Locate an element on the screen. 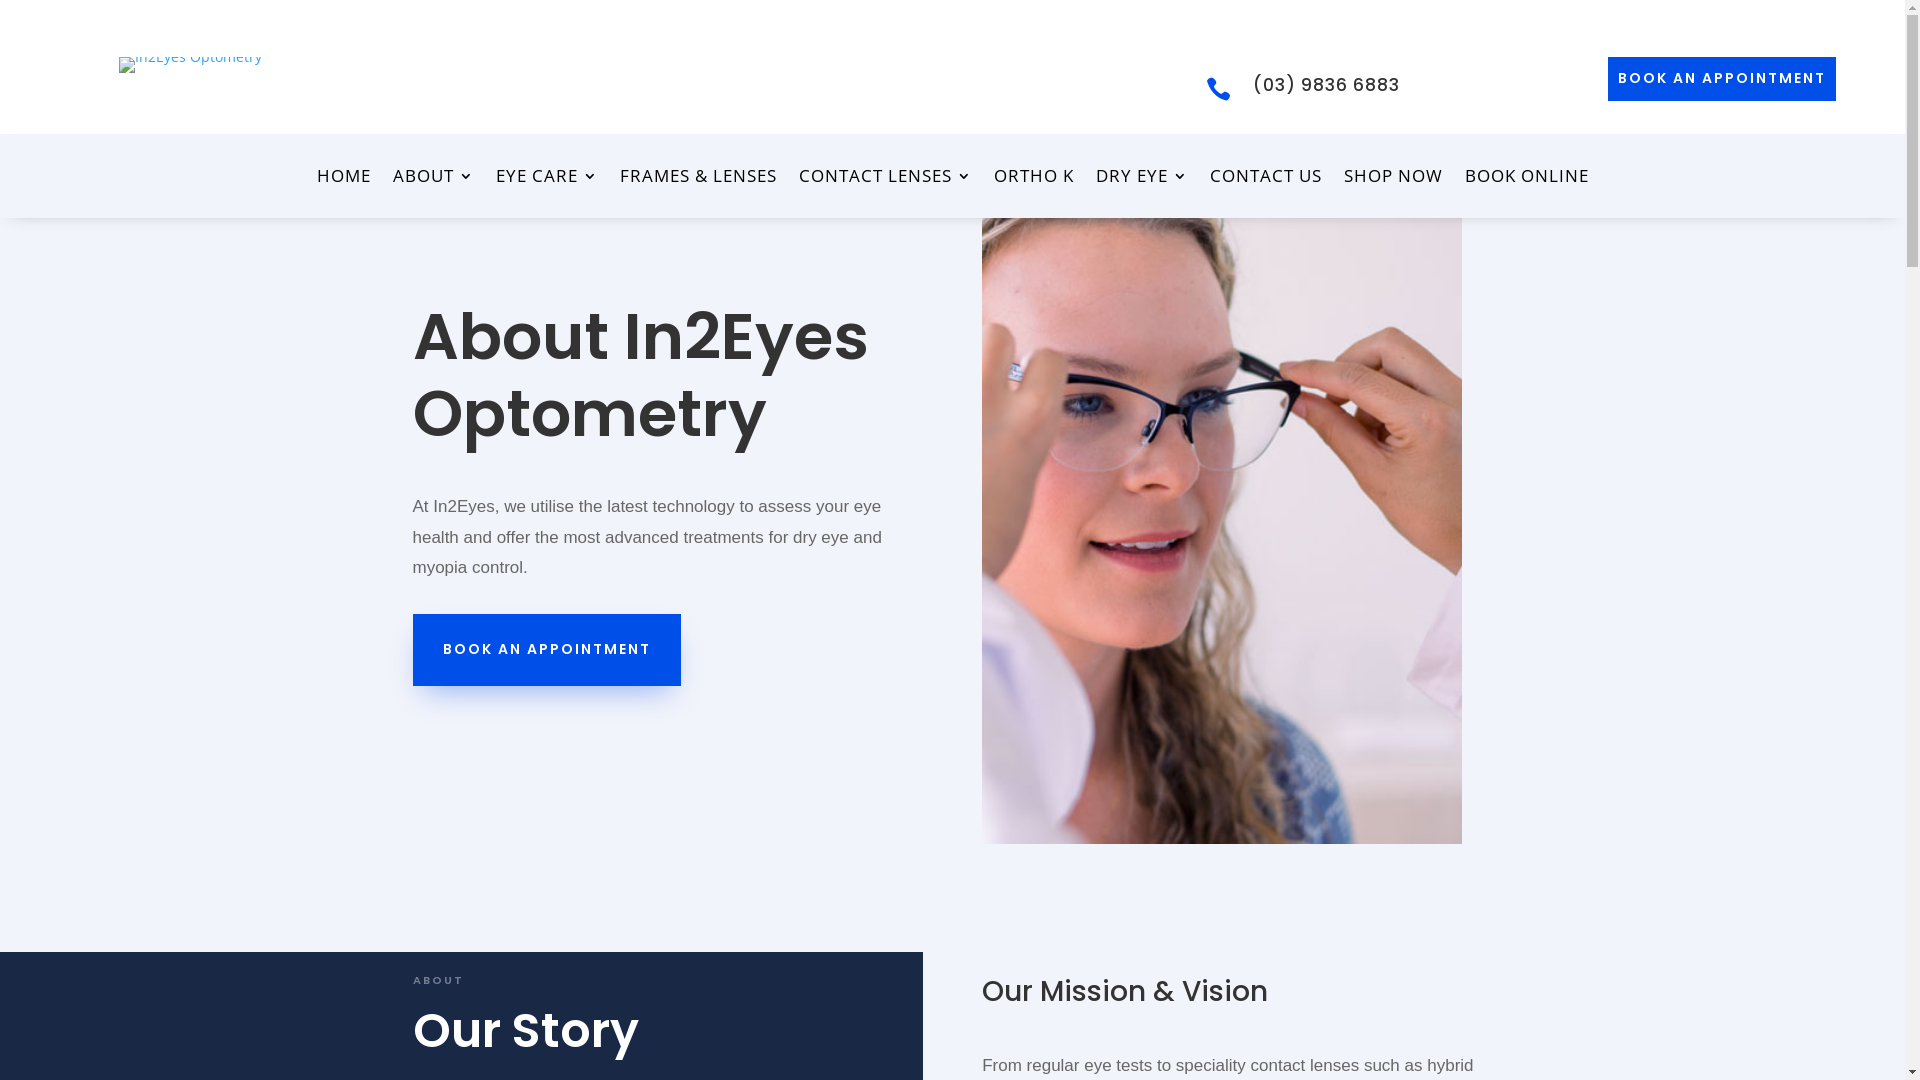 The height and width of the screenshot is (1080, 1920). 'FRAMES & LENSES' is located at coordinates (698, 180).